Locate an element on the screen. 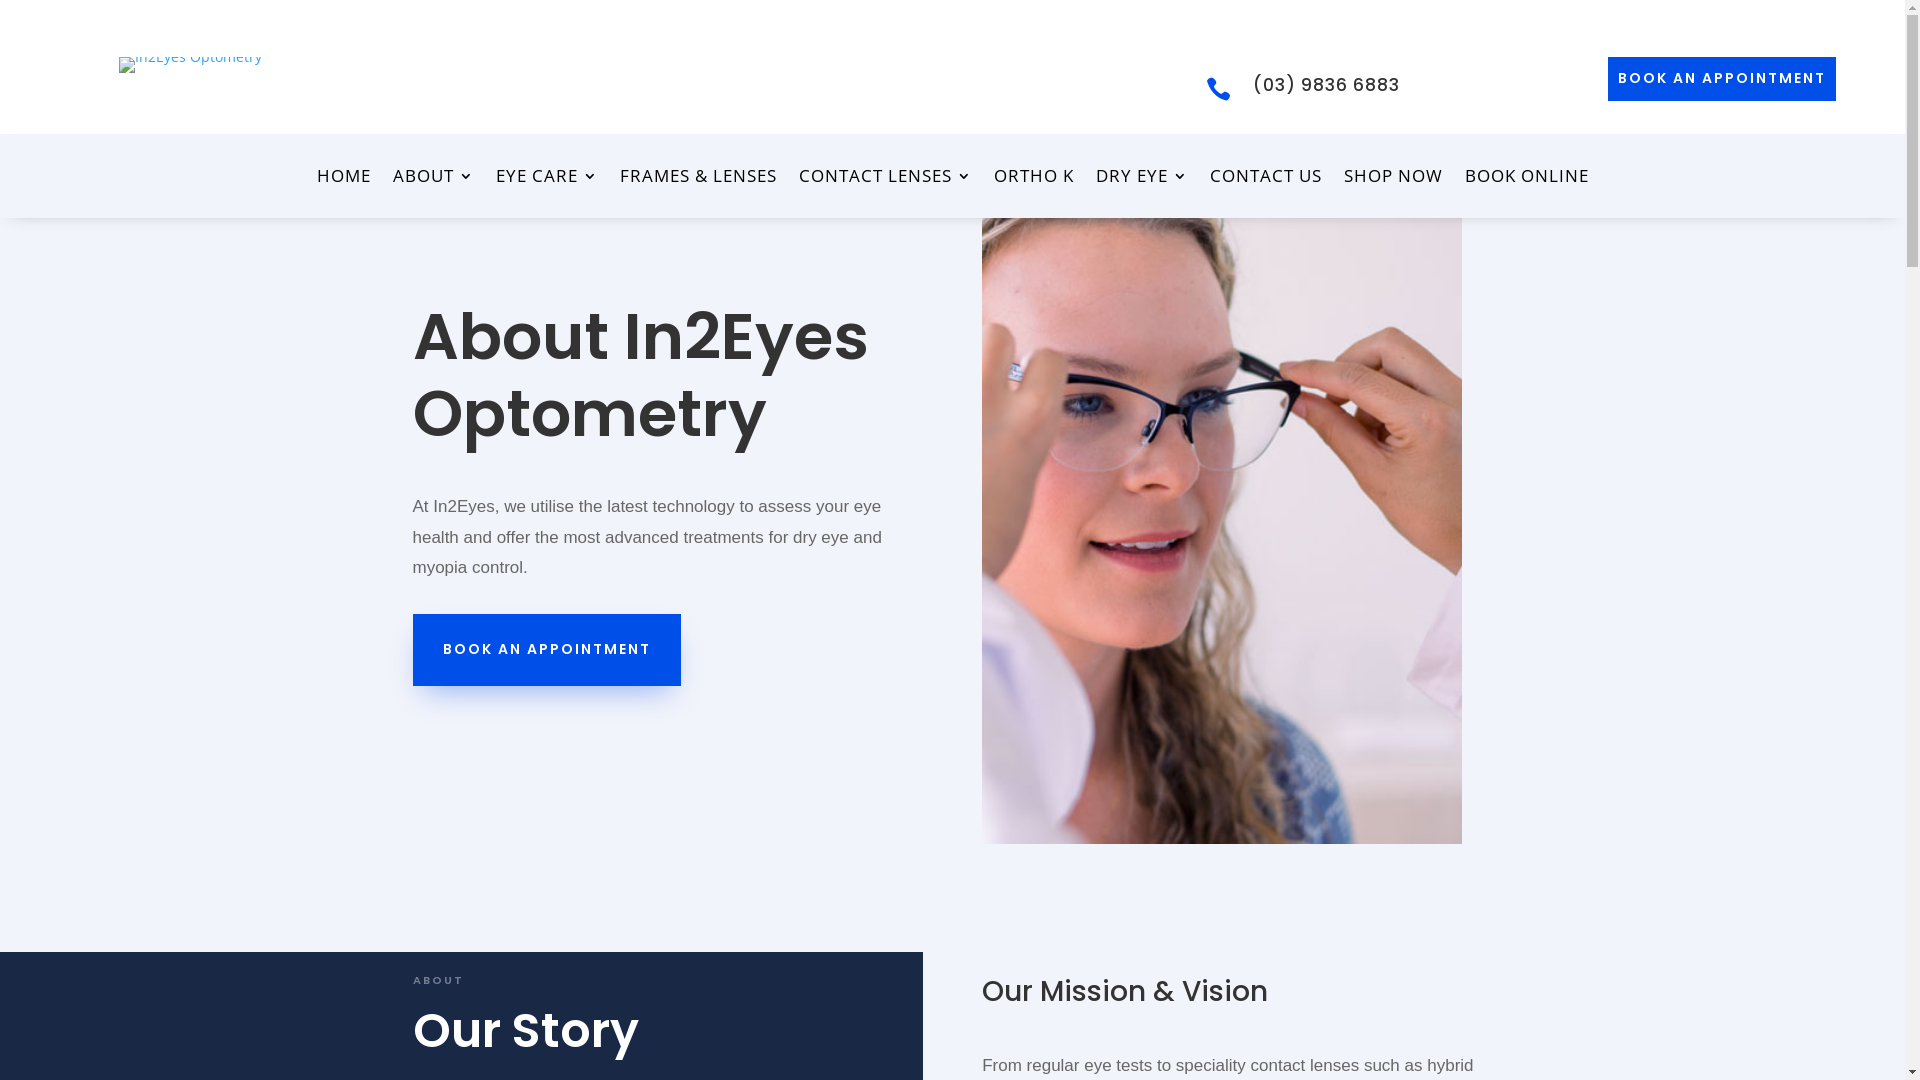 The height and width of the screenshot is (1080, 1920). 'FRAMES & LENSES' is located at coordinates (698, 180).